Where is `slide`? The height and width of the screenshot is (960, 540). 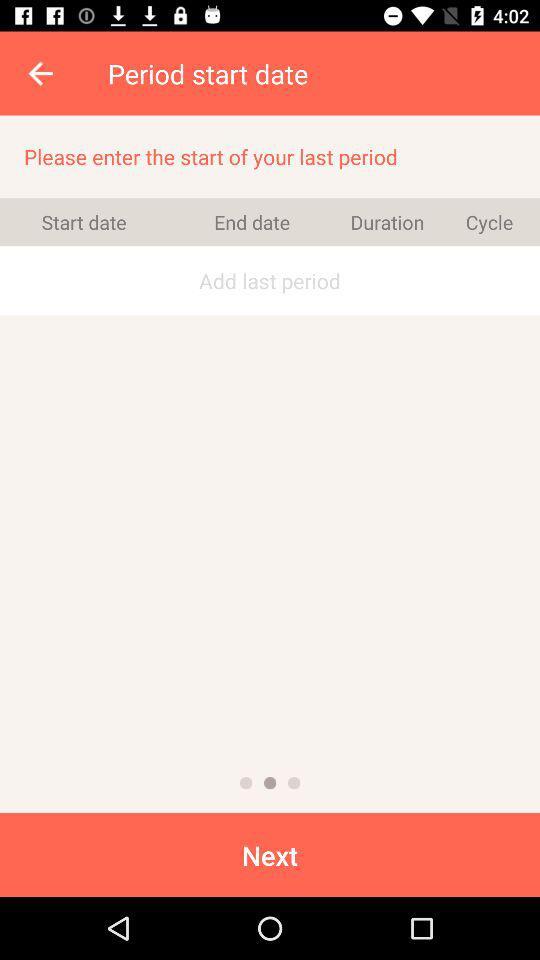 slide is located at coordinates (270, 783).